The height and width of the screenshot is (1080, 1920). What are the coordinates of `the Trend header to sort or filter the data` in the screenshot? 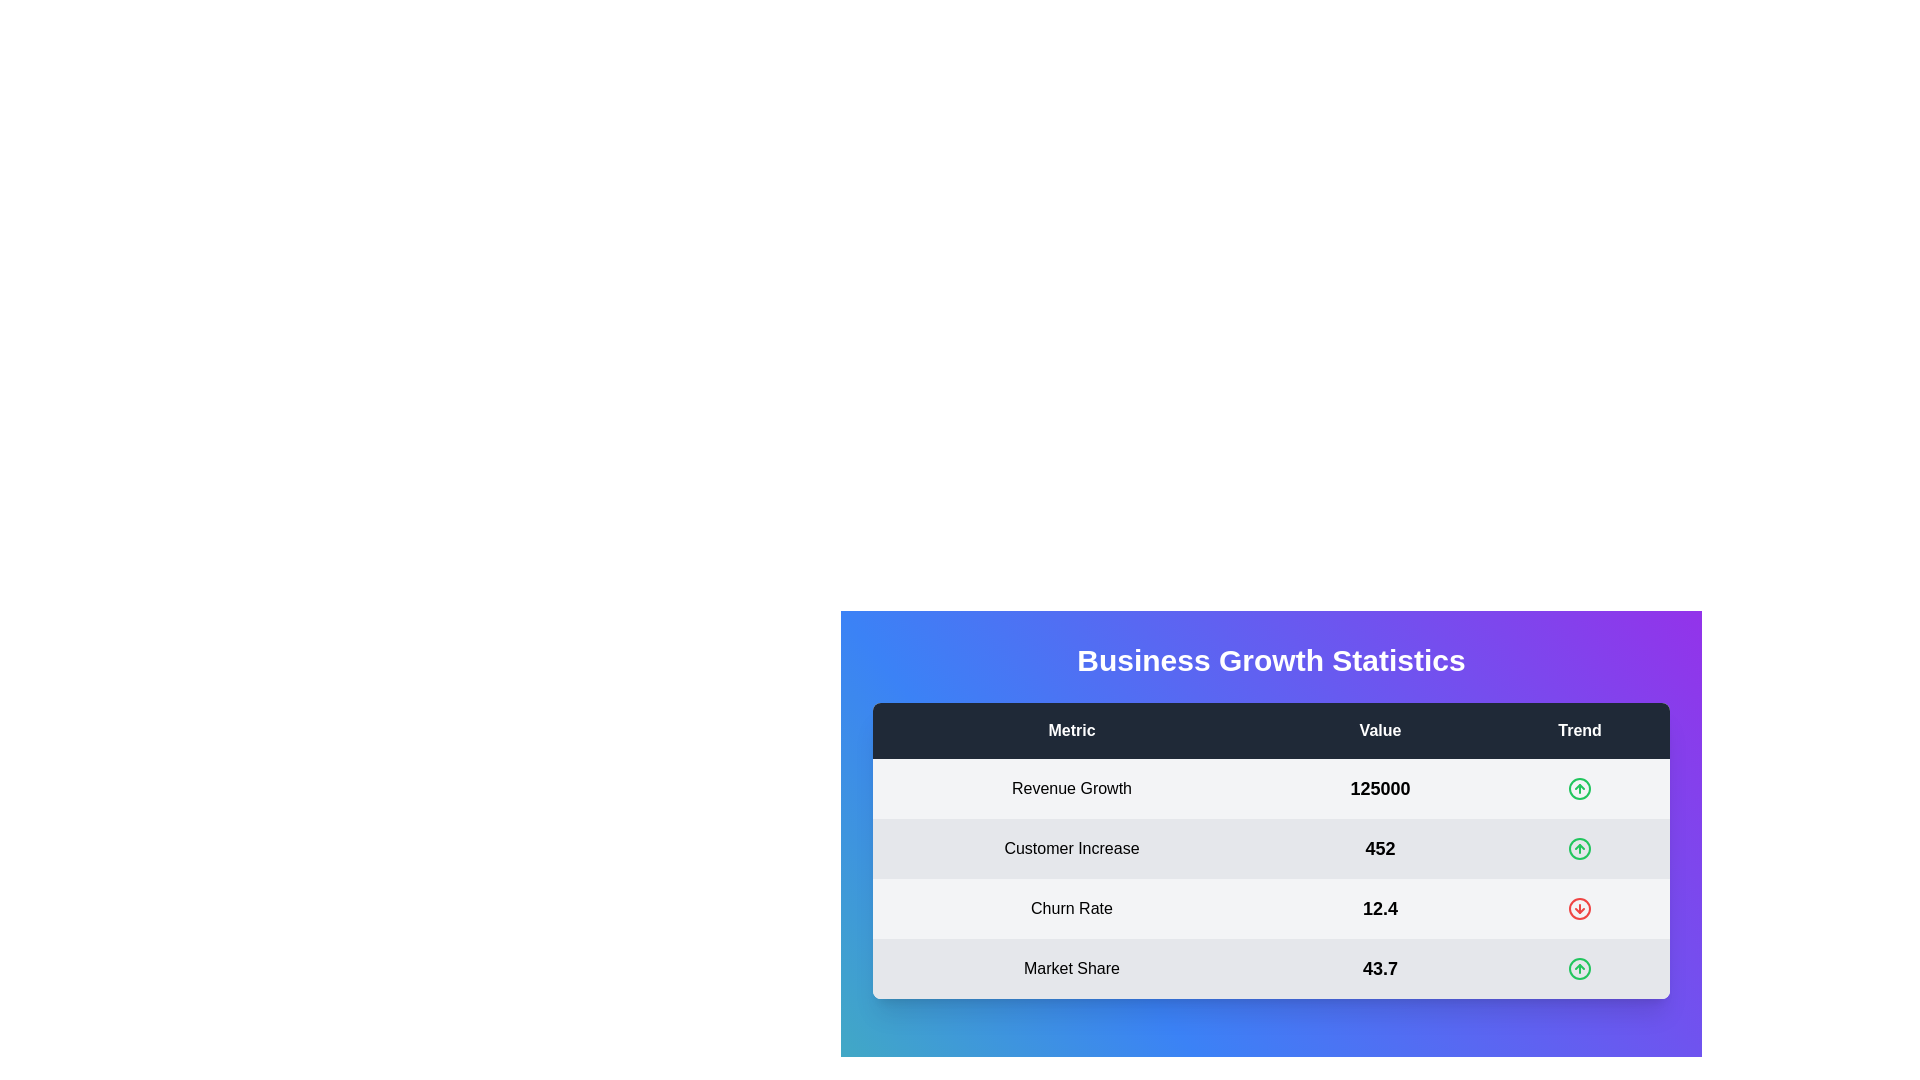 It's located at (1578, 731).